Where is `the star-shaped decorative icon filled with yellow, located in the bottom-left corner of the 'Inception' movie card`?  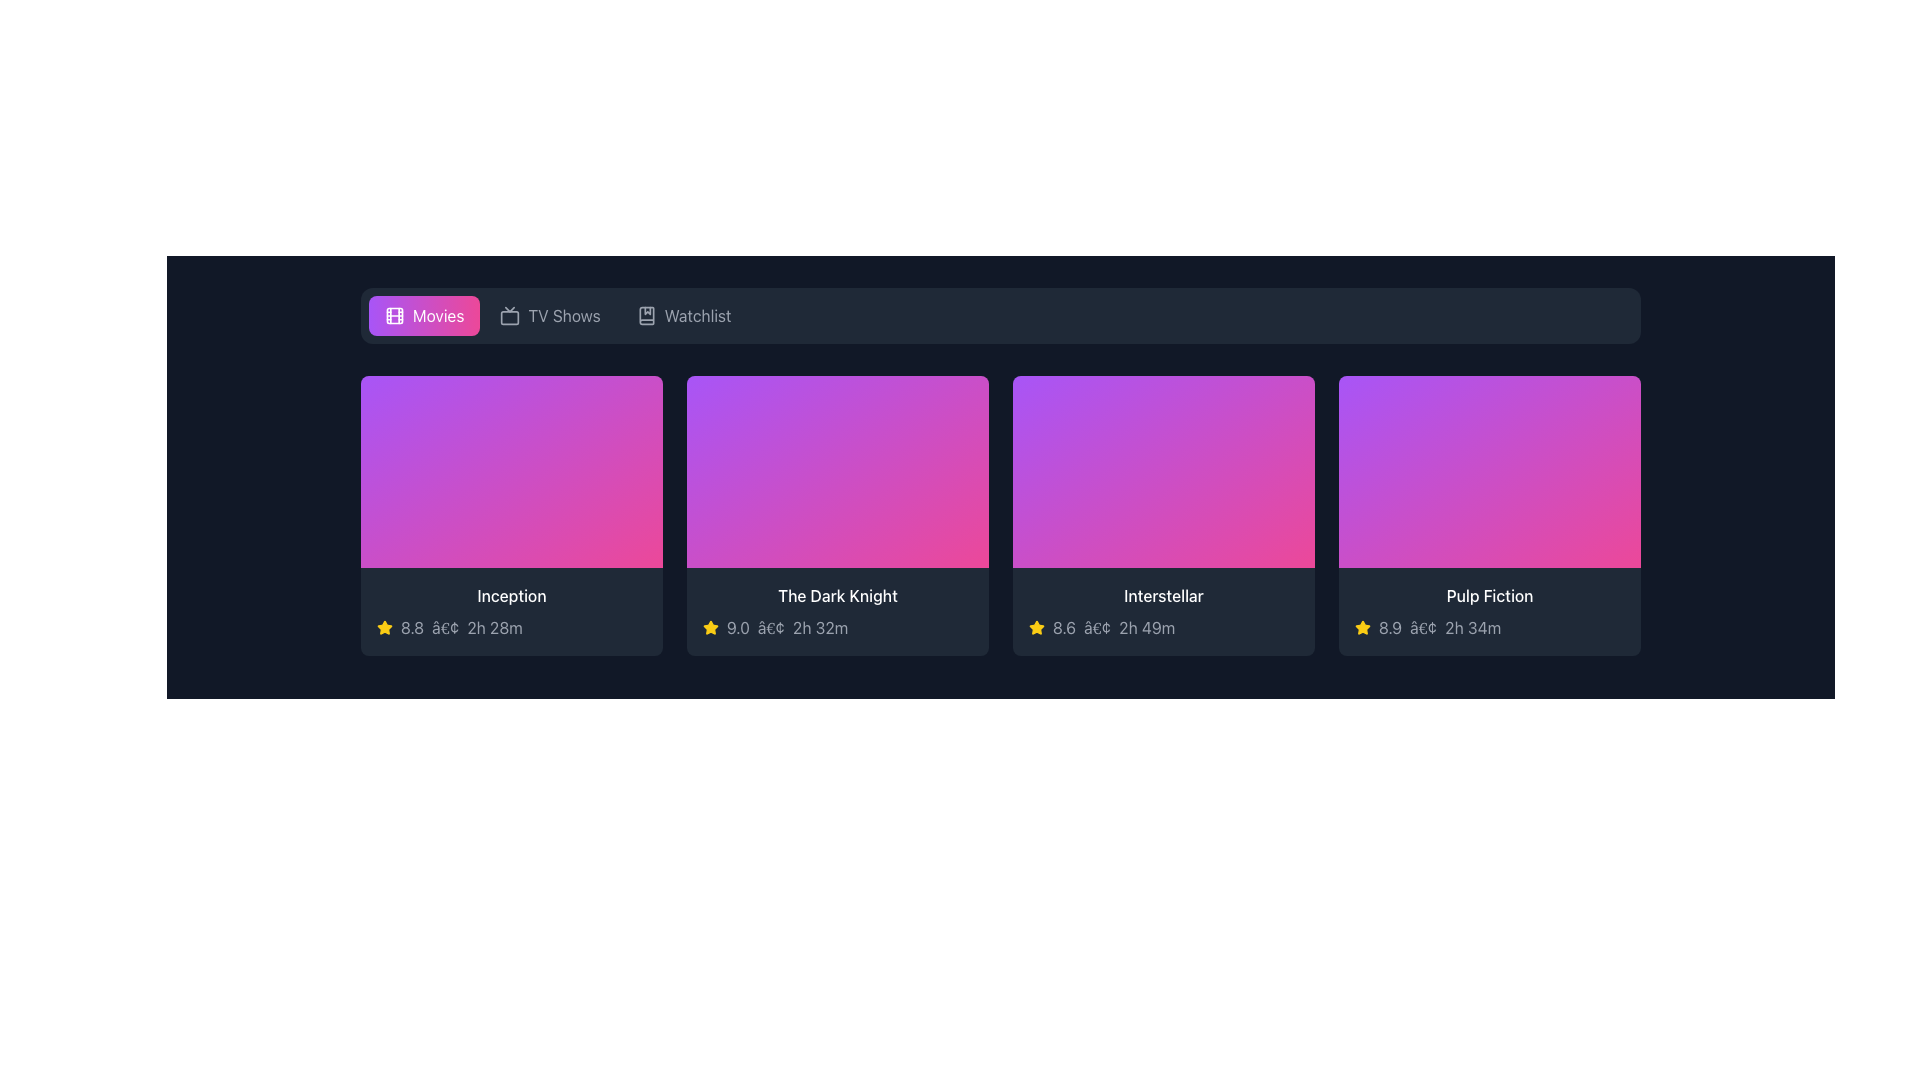
the star-shaped decorative icon filled with yellow, located in the bottom-left corner of the 'Inception' movie card is located at coordinates (384, 626).